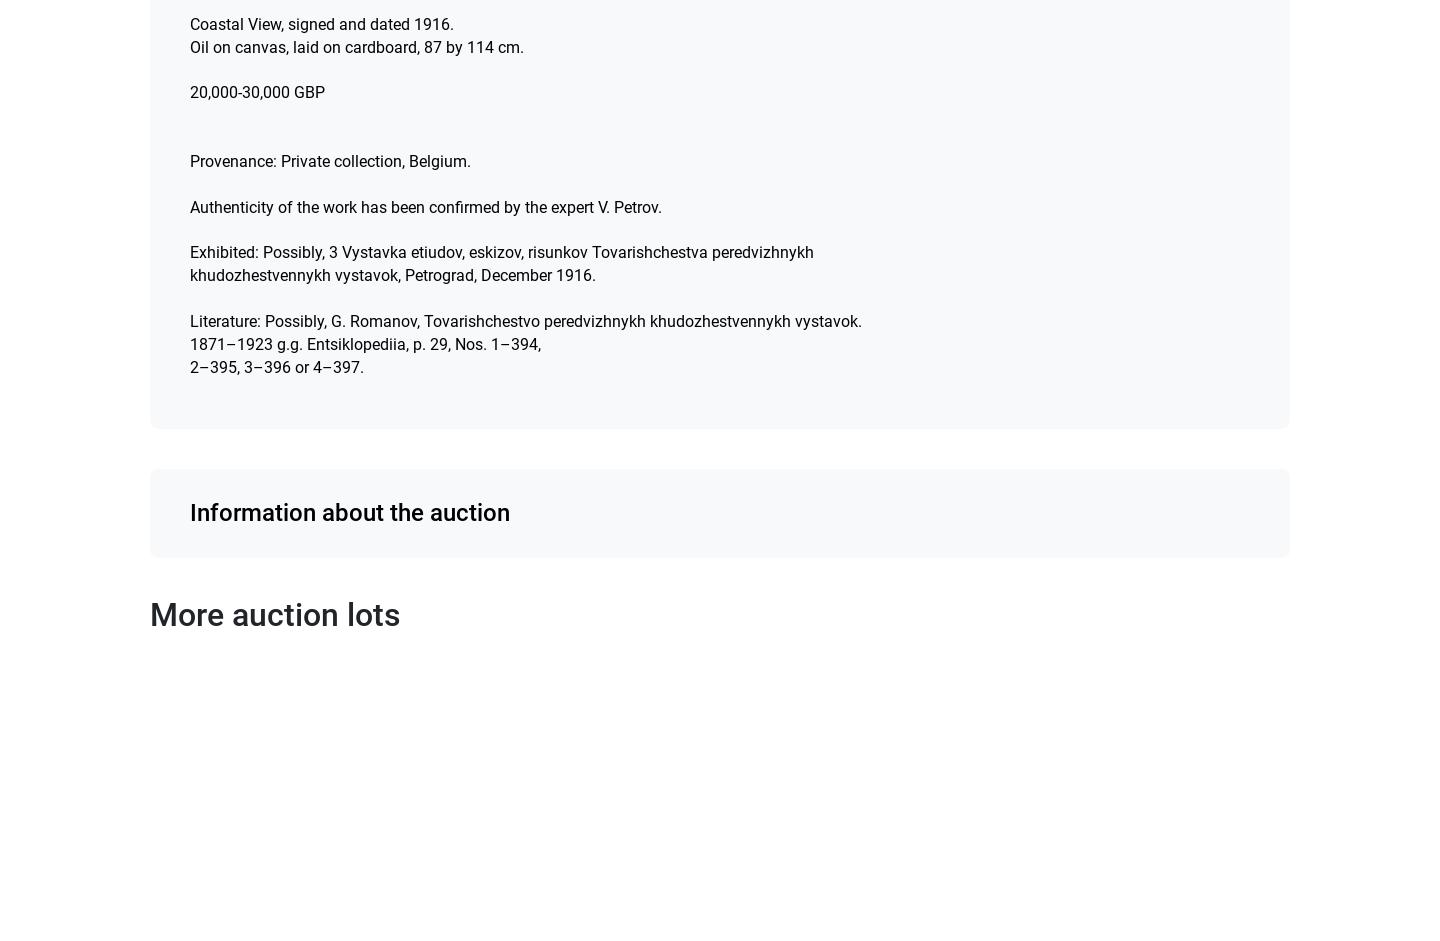 This screenshot has width=1440, height=941. What do you see at coordinates (330, 159) in the screenshot?
I see `'Provenance: Private collection, Belgium.'` at bounding box center [330, 159].